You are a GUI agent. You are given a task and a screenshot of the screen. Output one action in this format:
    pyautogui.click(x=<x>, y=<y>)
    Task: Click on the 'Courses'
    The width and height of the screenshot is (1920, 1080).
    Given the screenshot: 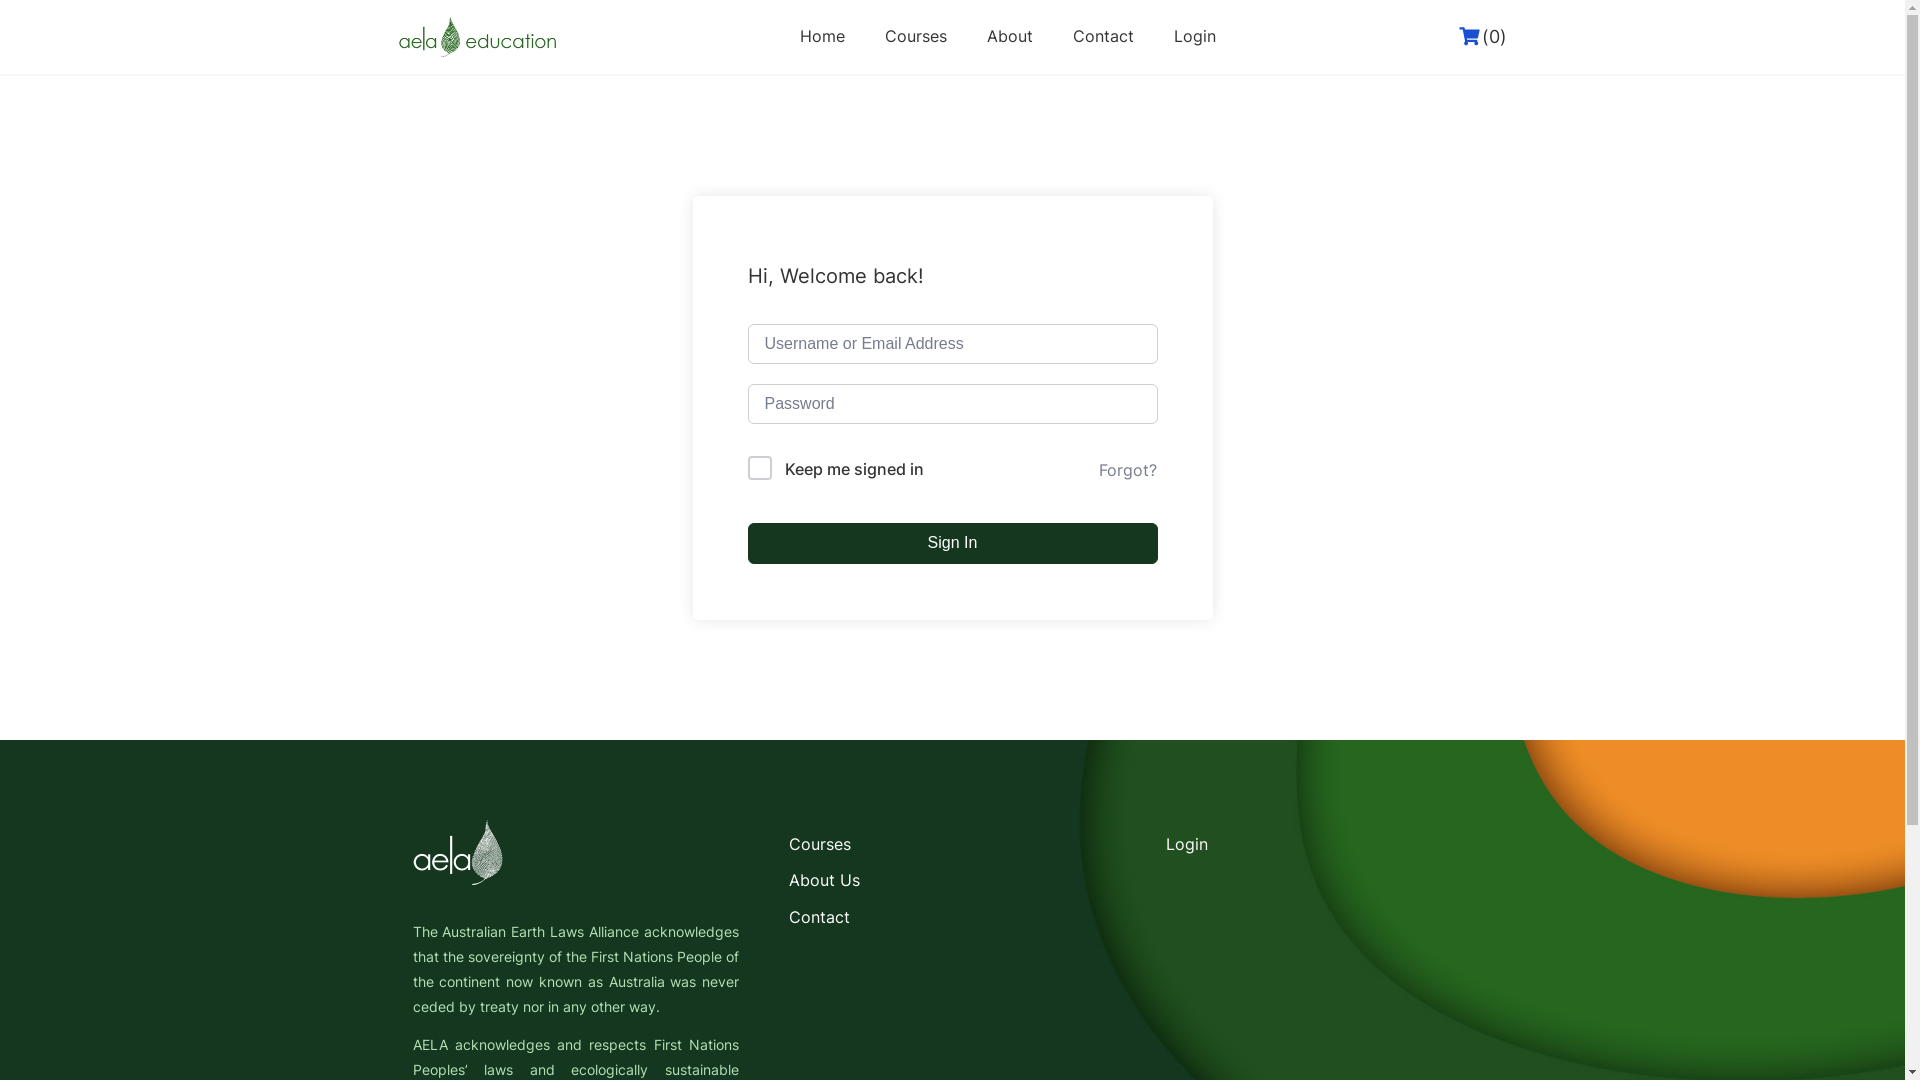 What is the action you would take?
    pyautogui.click(x=820, y=844)
    